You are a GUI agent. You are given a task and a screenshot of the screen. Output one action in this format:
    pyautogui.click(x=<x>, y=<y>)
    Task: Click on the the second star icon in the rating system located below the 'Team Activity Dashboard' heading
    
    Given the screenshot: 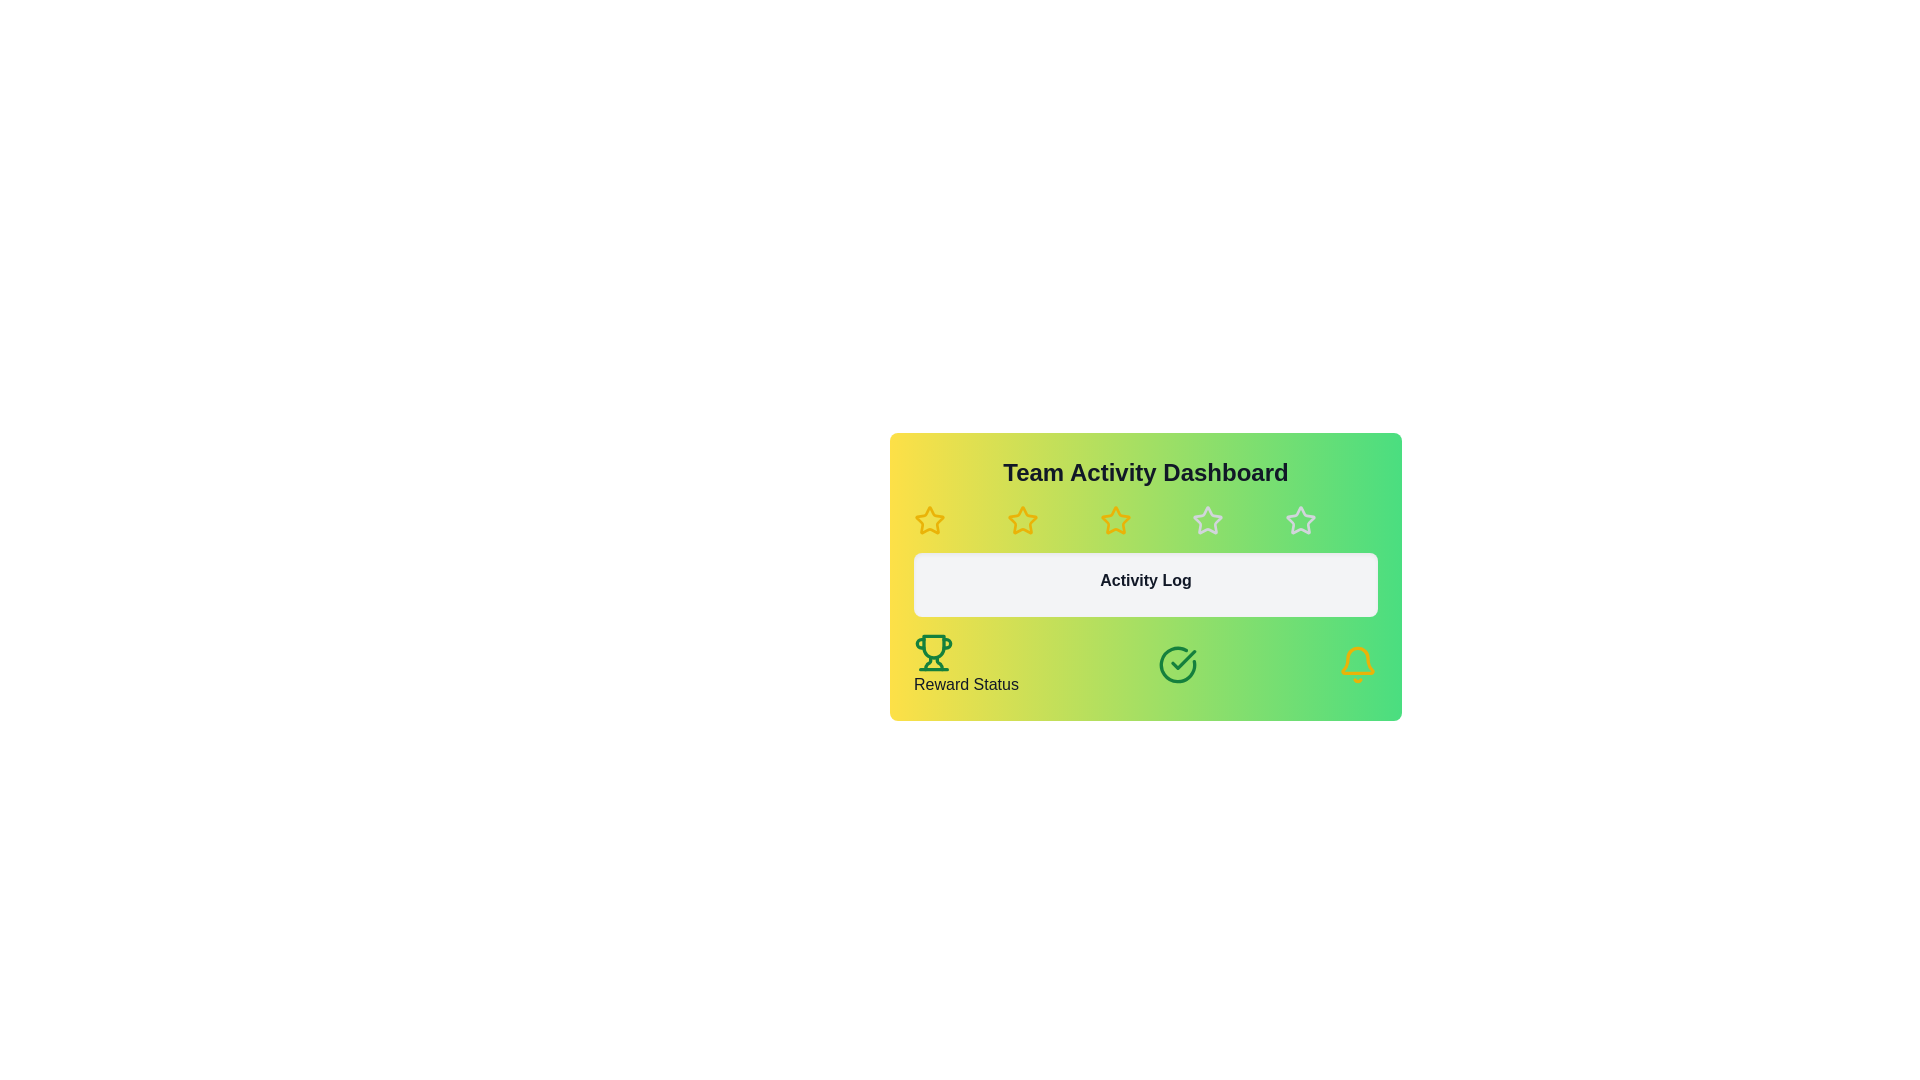 What is the action you would take?
    pyautogui.click(x=929, y=519)
    